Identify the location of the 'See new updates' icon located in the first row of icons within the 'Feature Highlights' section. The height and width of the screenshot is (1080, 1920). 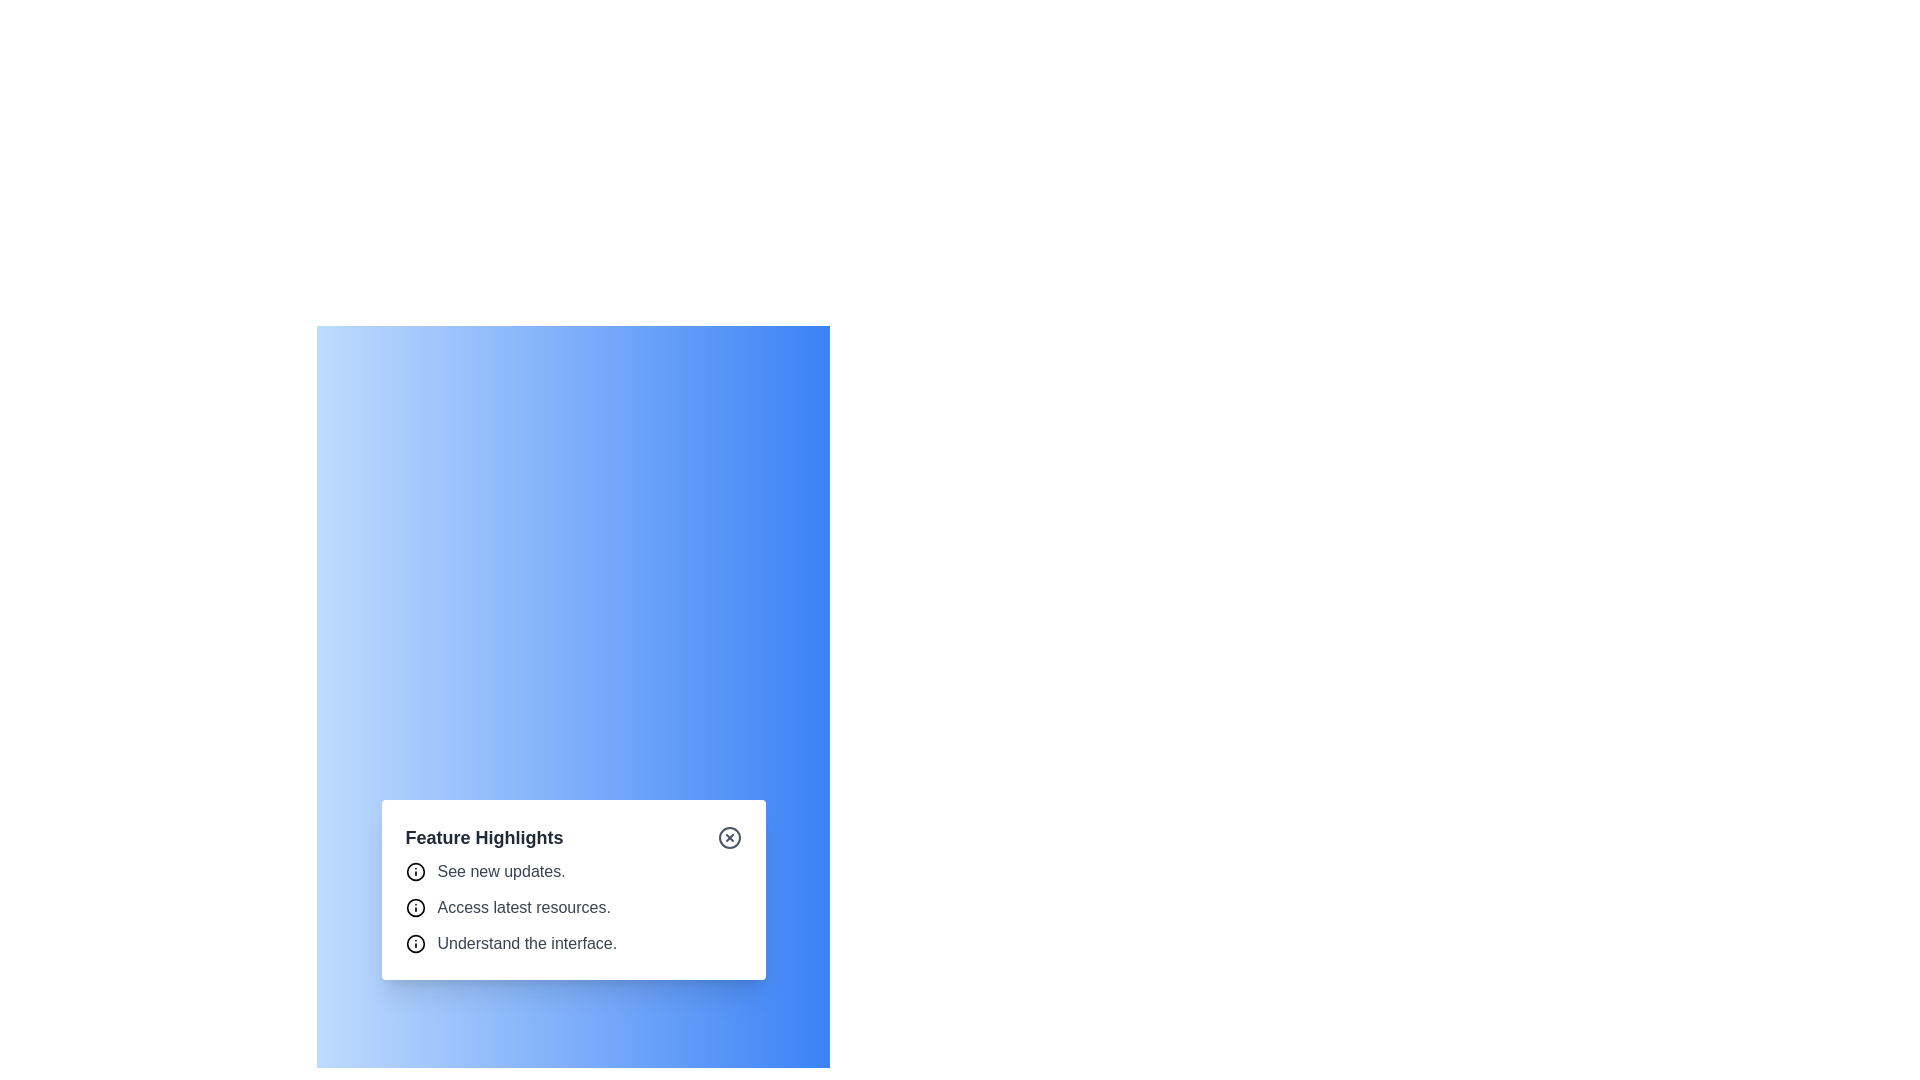
(414, 870).